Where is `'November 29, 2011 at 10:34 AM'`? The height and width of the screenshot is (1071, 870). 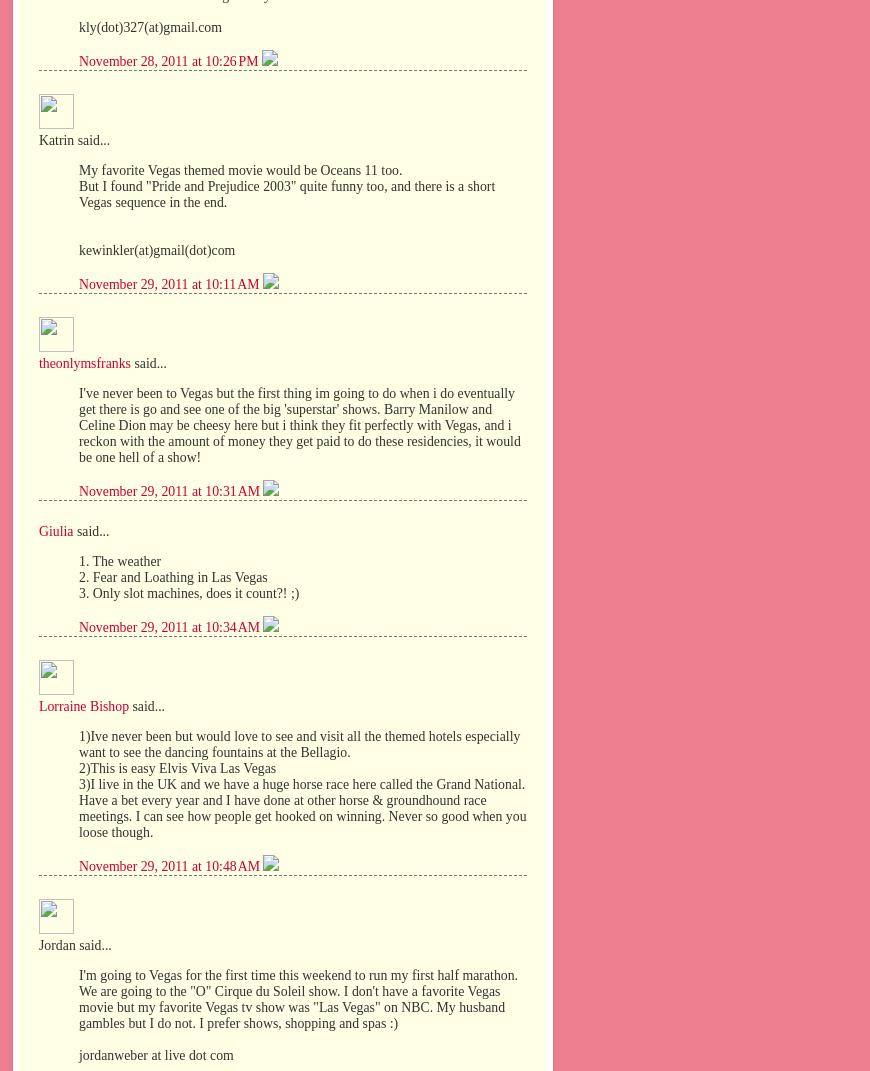
'November 29, 2011 at 10:34 AM' is located at coordinates (170, 625).